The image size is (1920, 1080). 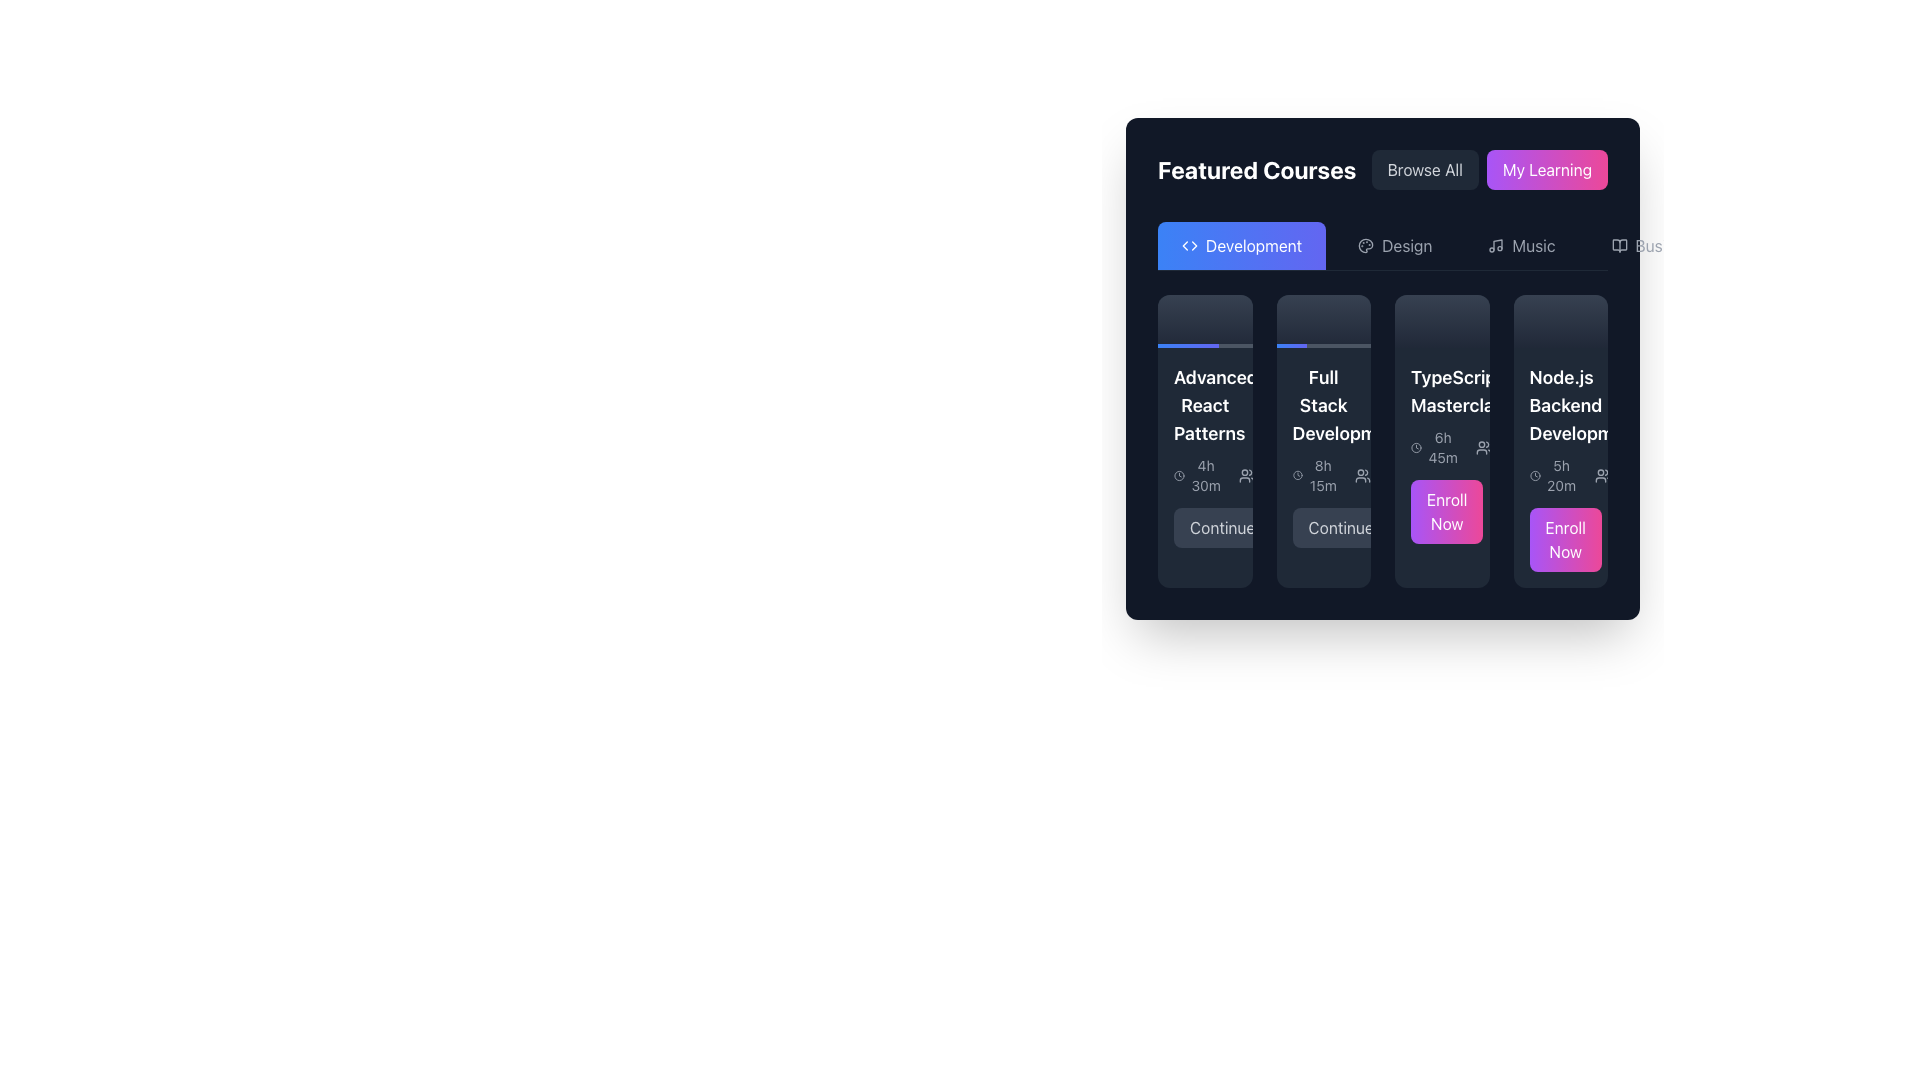 I want to click on the Rating Display element located in the second column of the 'Featured Courses' section, positioned beneath the course title and above the action button, so click(x=1331, y=476).